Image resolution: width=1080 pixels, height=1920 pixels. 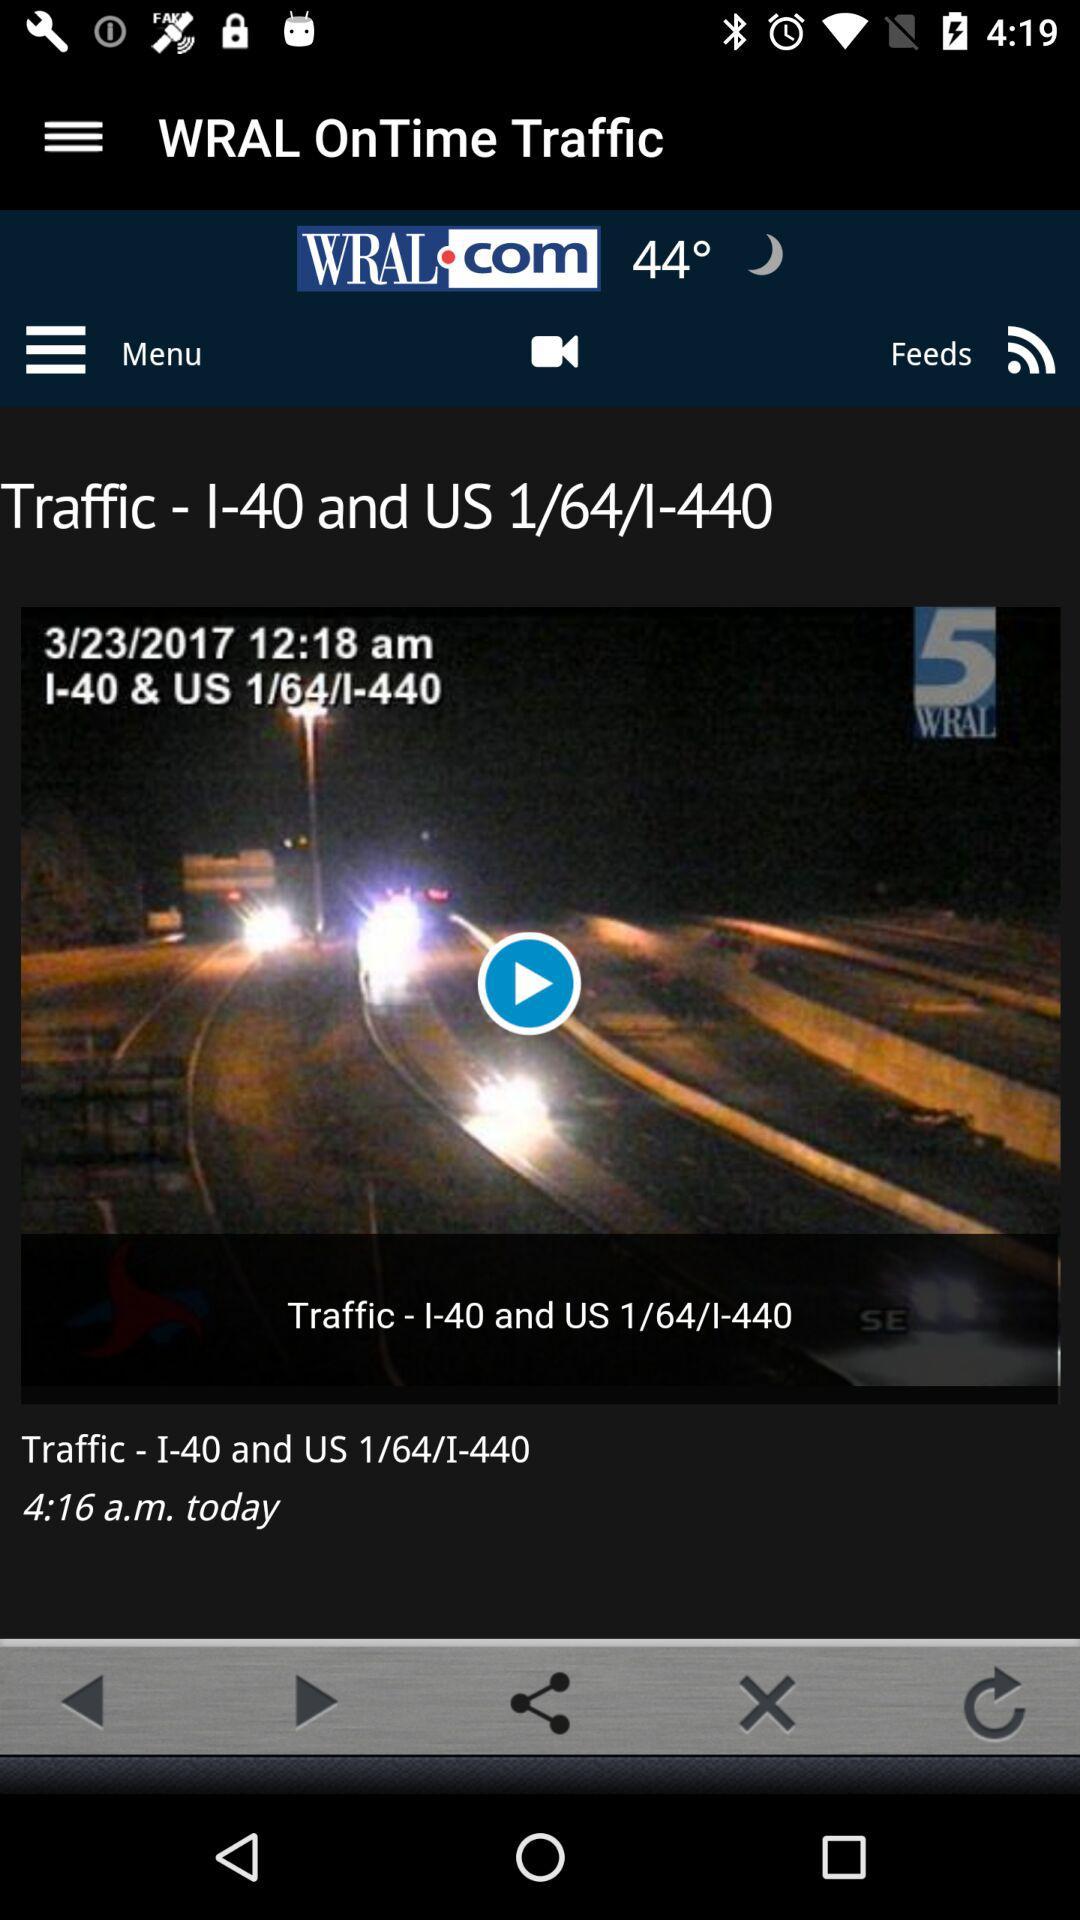 I want to click on next, so click(x=312, y=1702).